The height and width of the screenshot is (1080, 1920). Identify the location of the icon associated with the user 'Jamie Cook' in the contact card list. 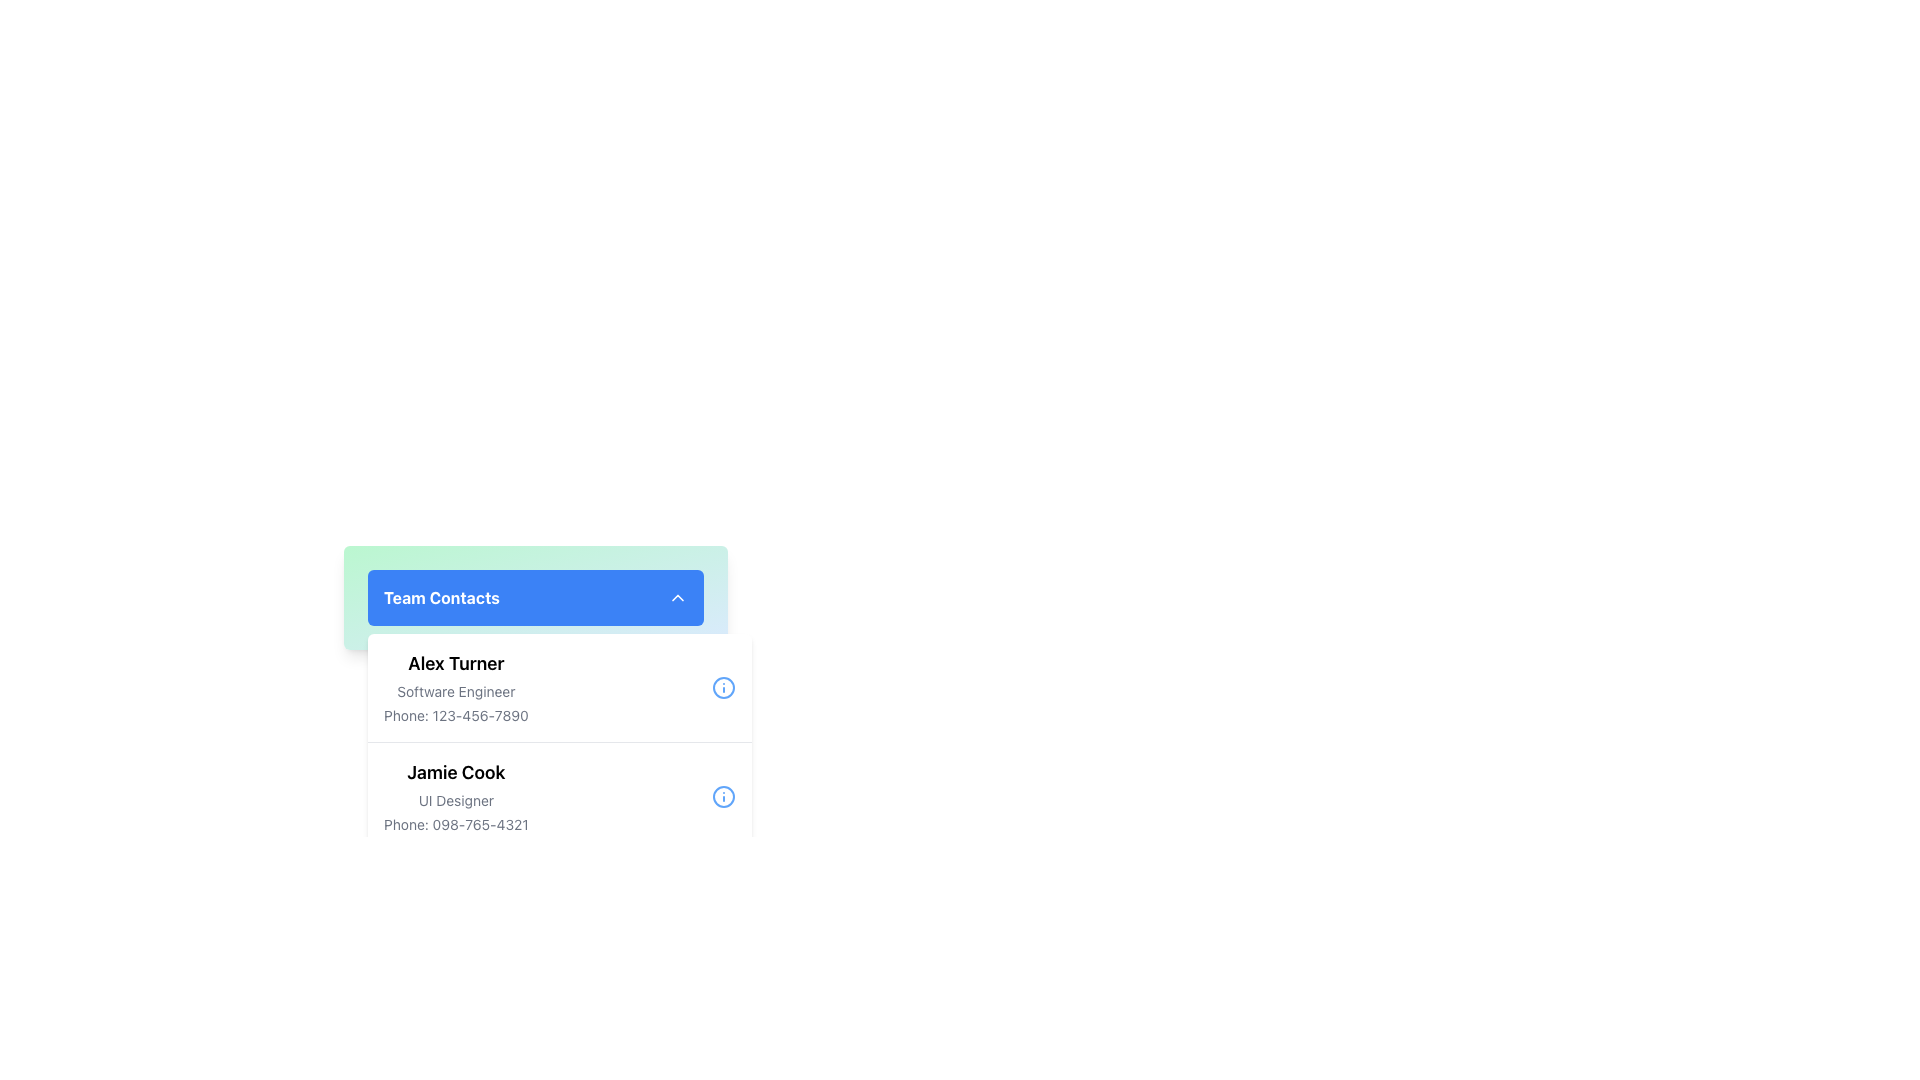
(723, 796).